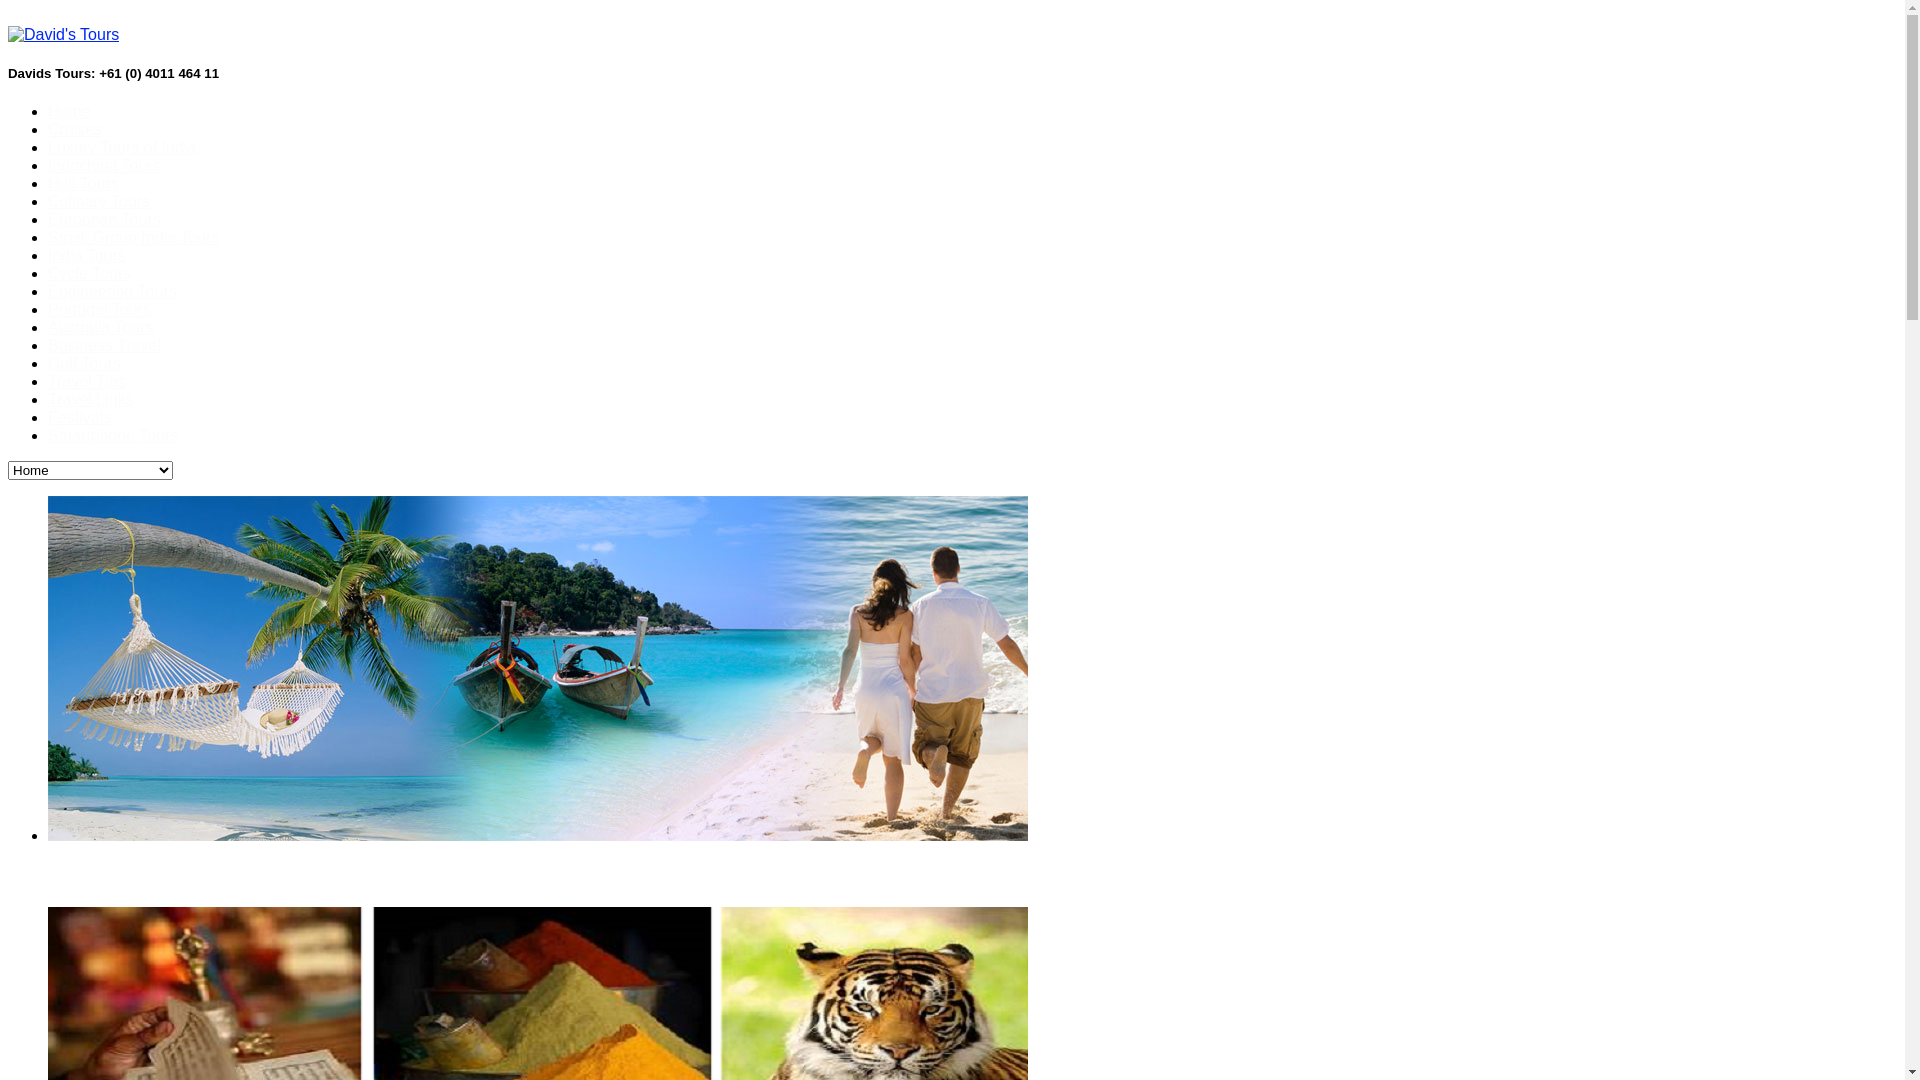 The width and height of the screenshot is (1920, 1080). Describe the element at coordinates (85, 381) in the screenshot. I see `'Travel Tips'` at that location.